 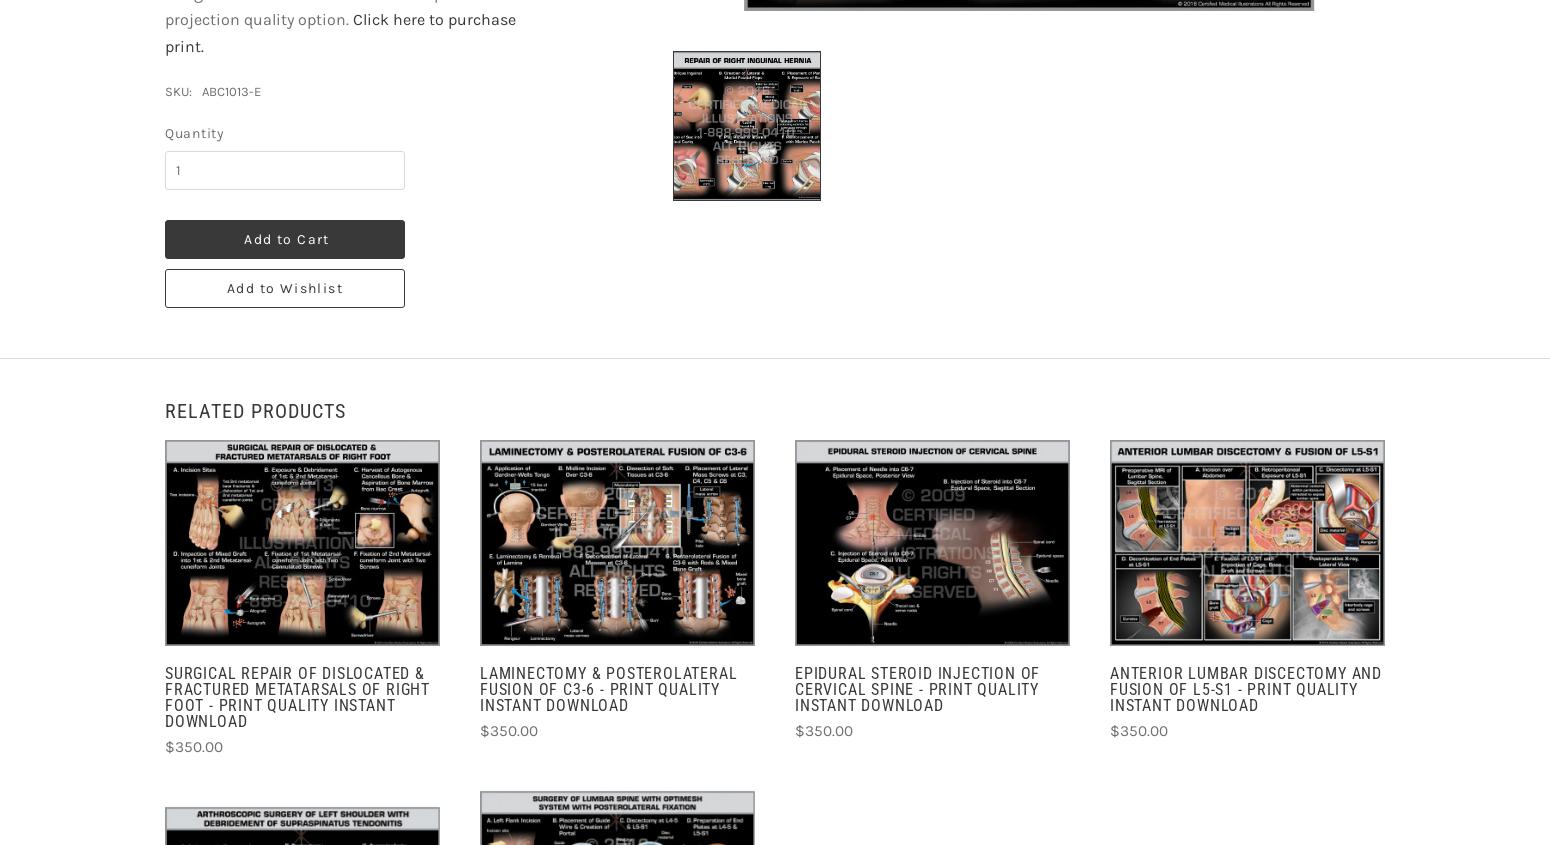 I want to click on 'Quantity', so click(x=193, y=133).